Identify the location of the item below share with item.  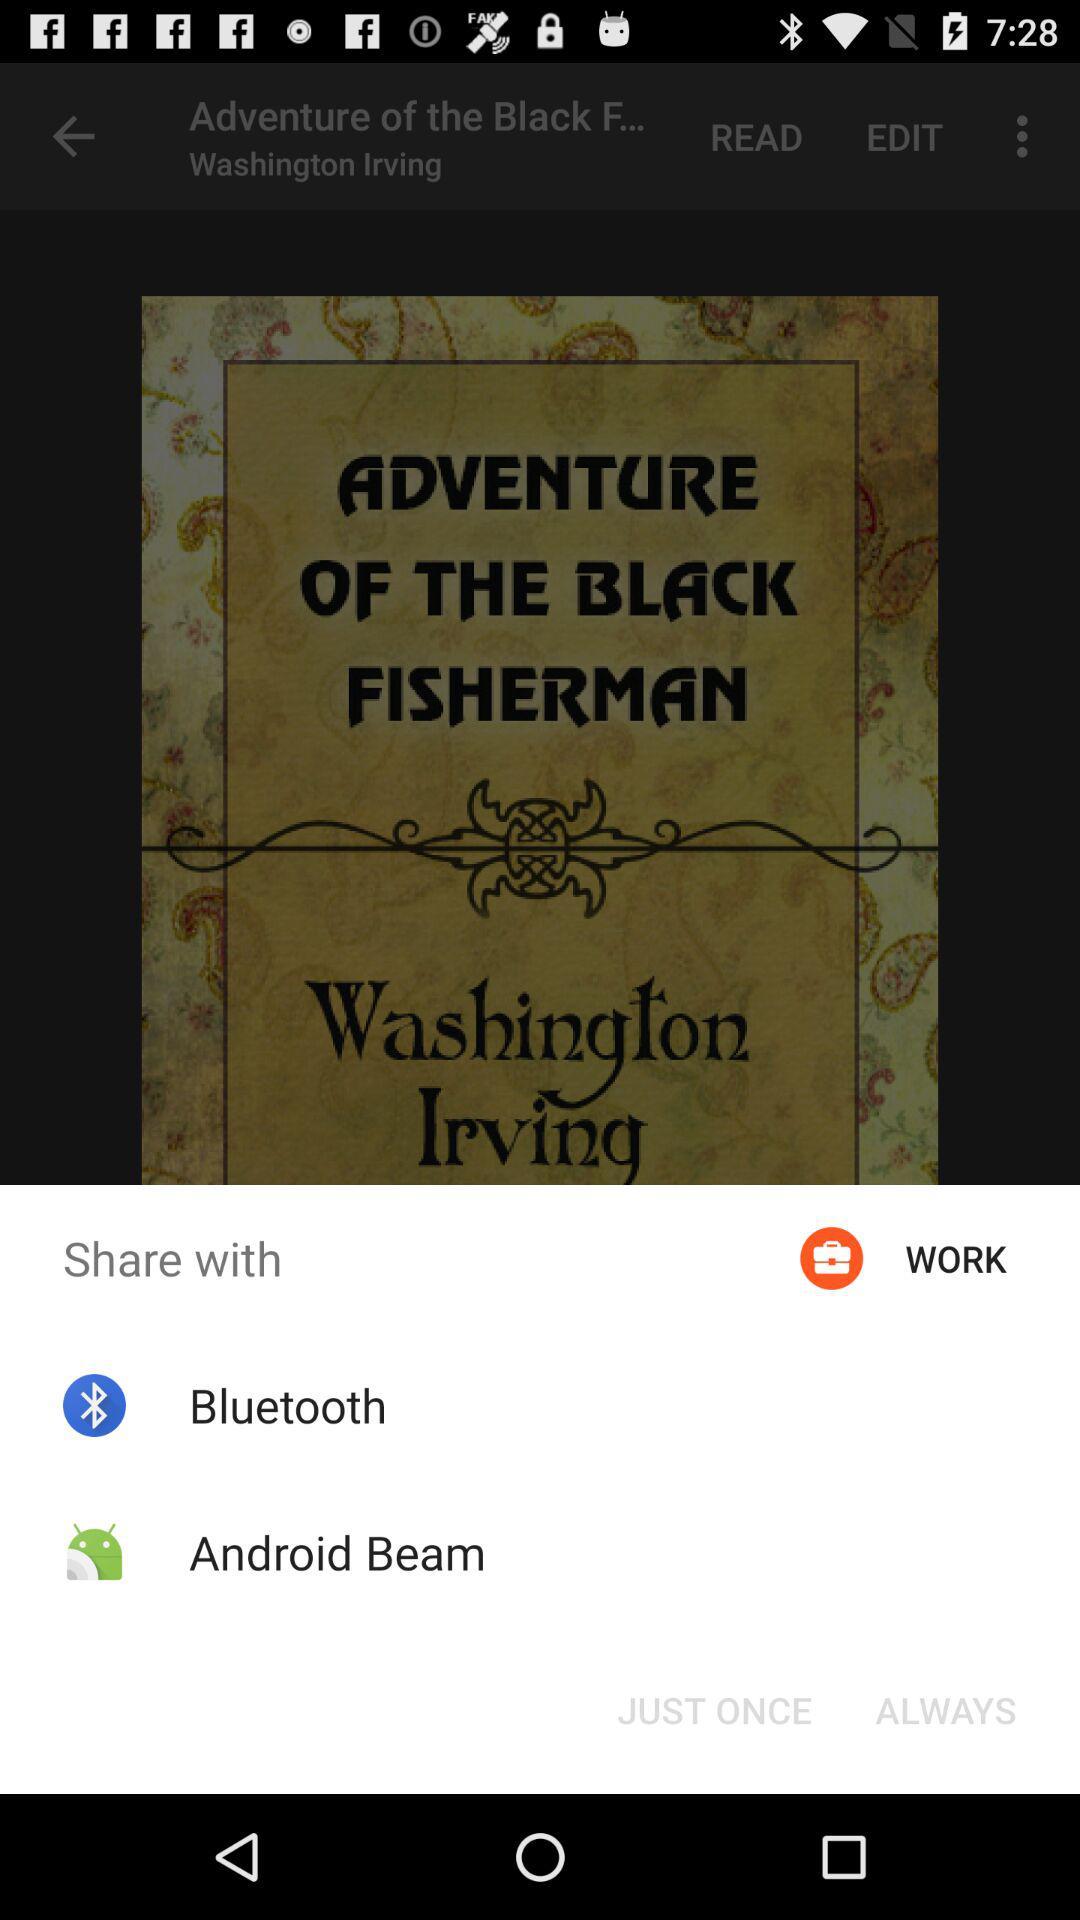
(713, 1708).